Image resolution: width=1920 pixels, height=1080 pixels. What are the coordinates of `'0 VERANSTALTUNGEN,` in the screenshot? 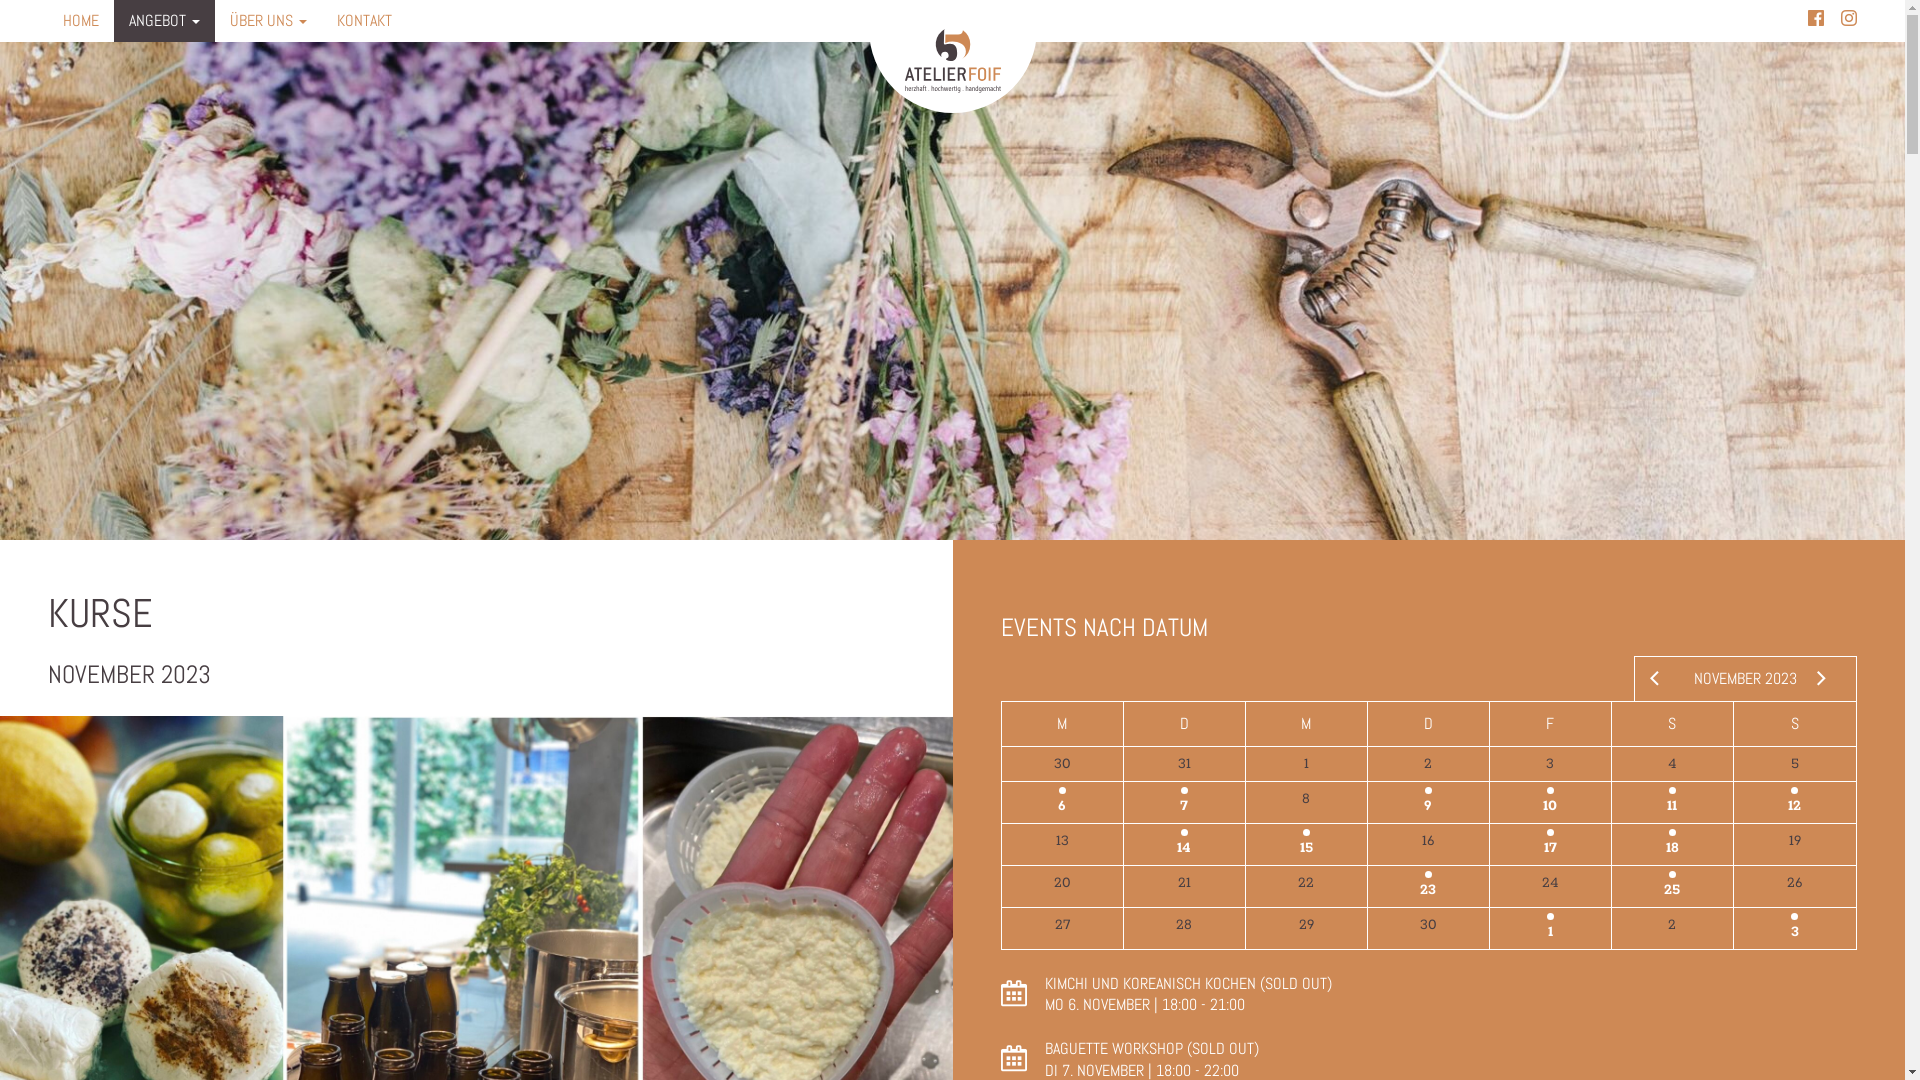 It's located at (1184, 928).